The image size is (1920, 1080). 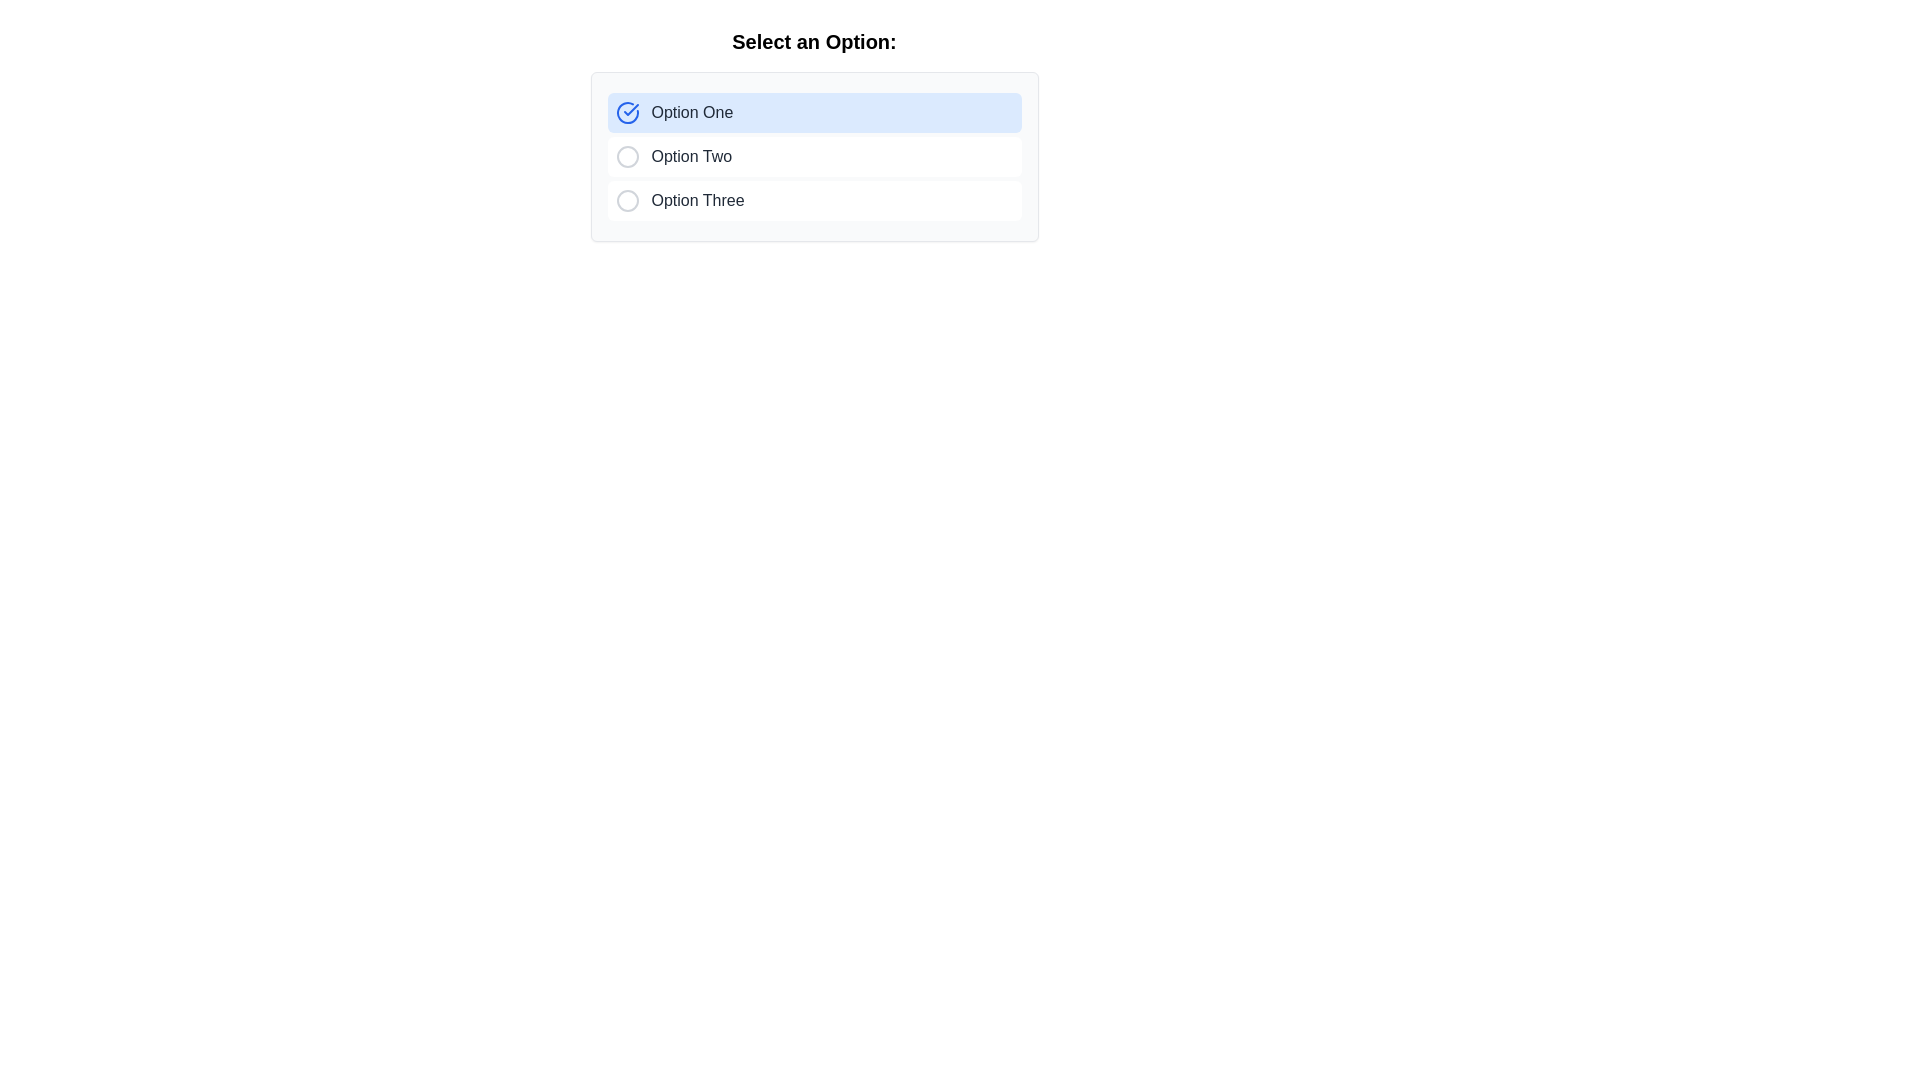 I want to click on the blue circular arc of the first radio button adjacent to the text 'Option One', so click(x=626, y=112).